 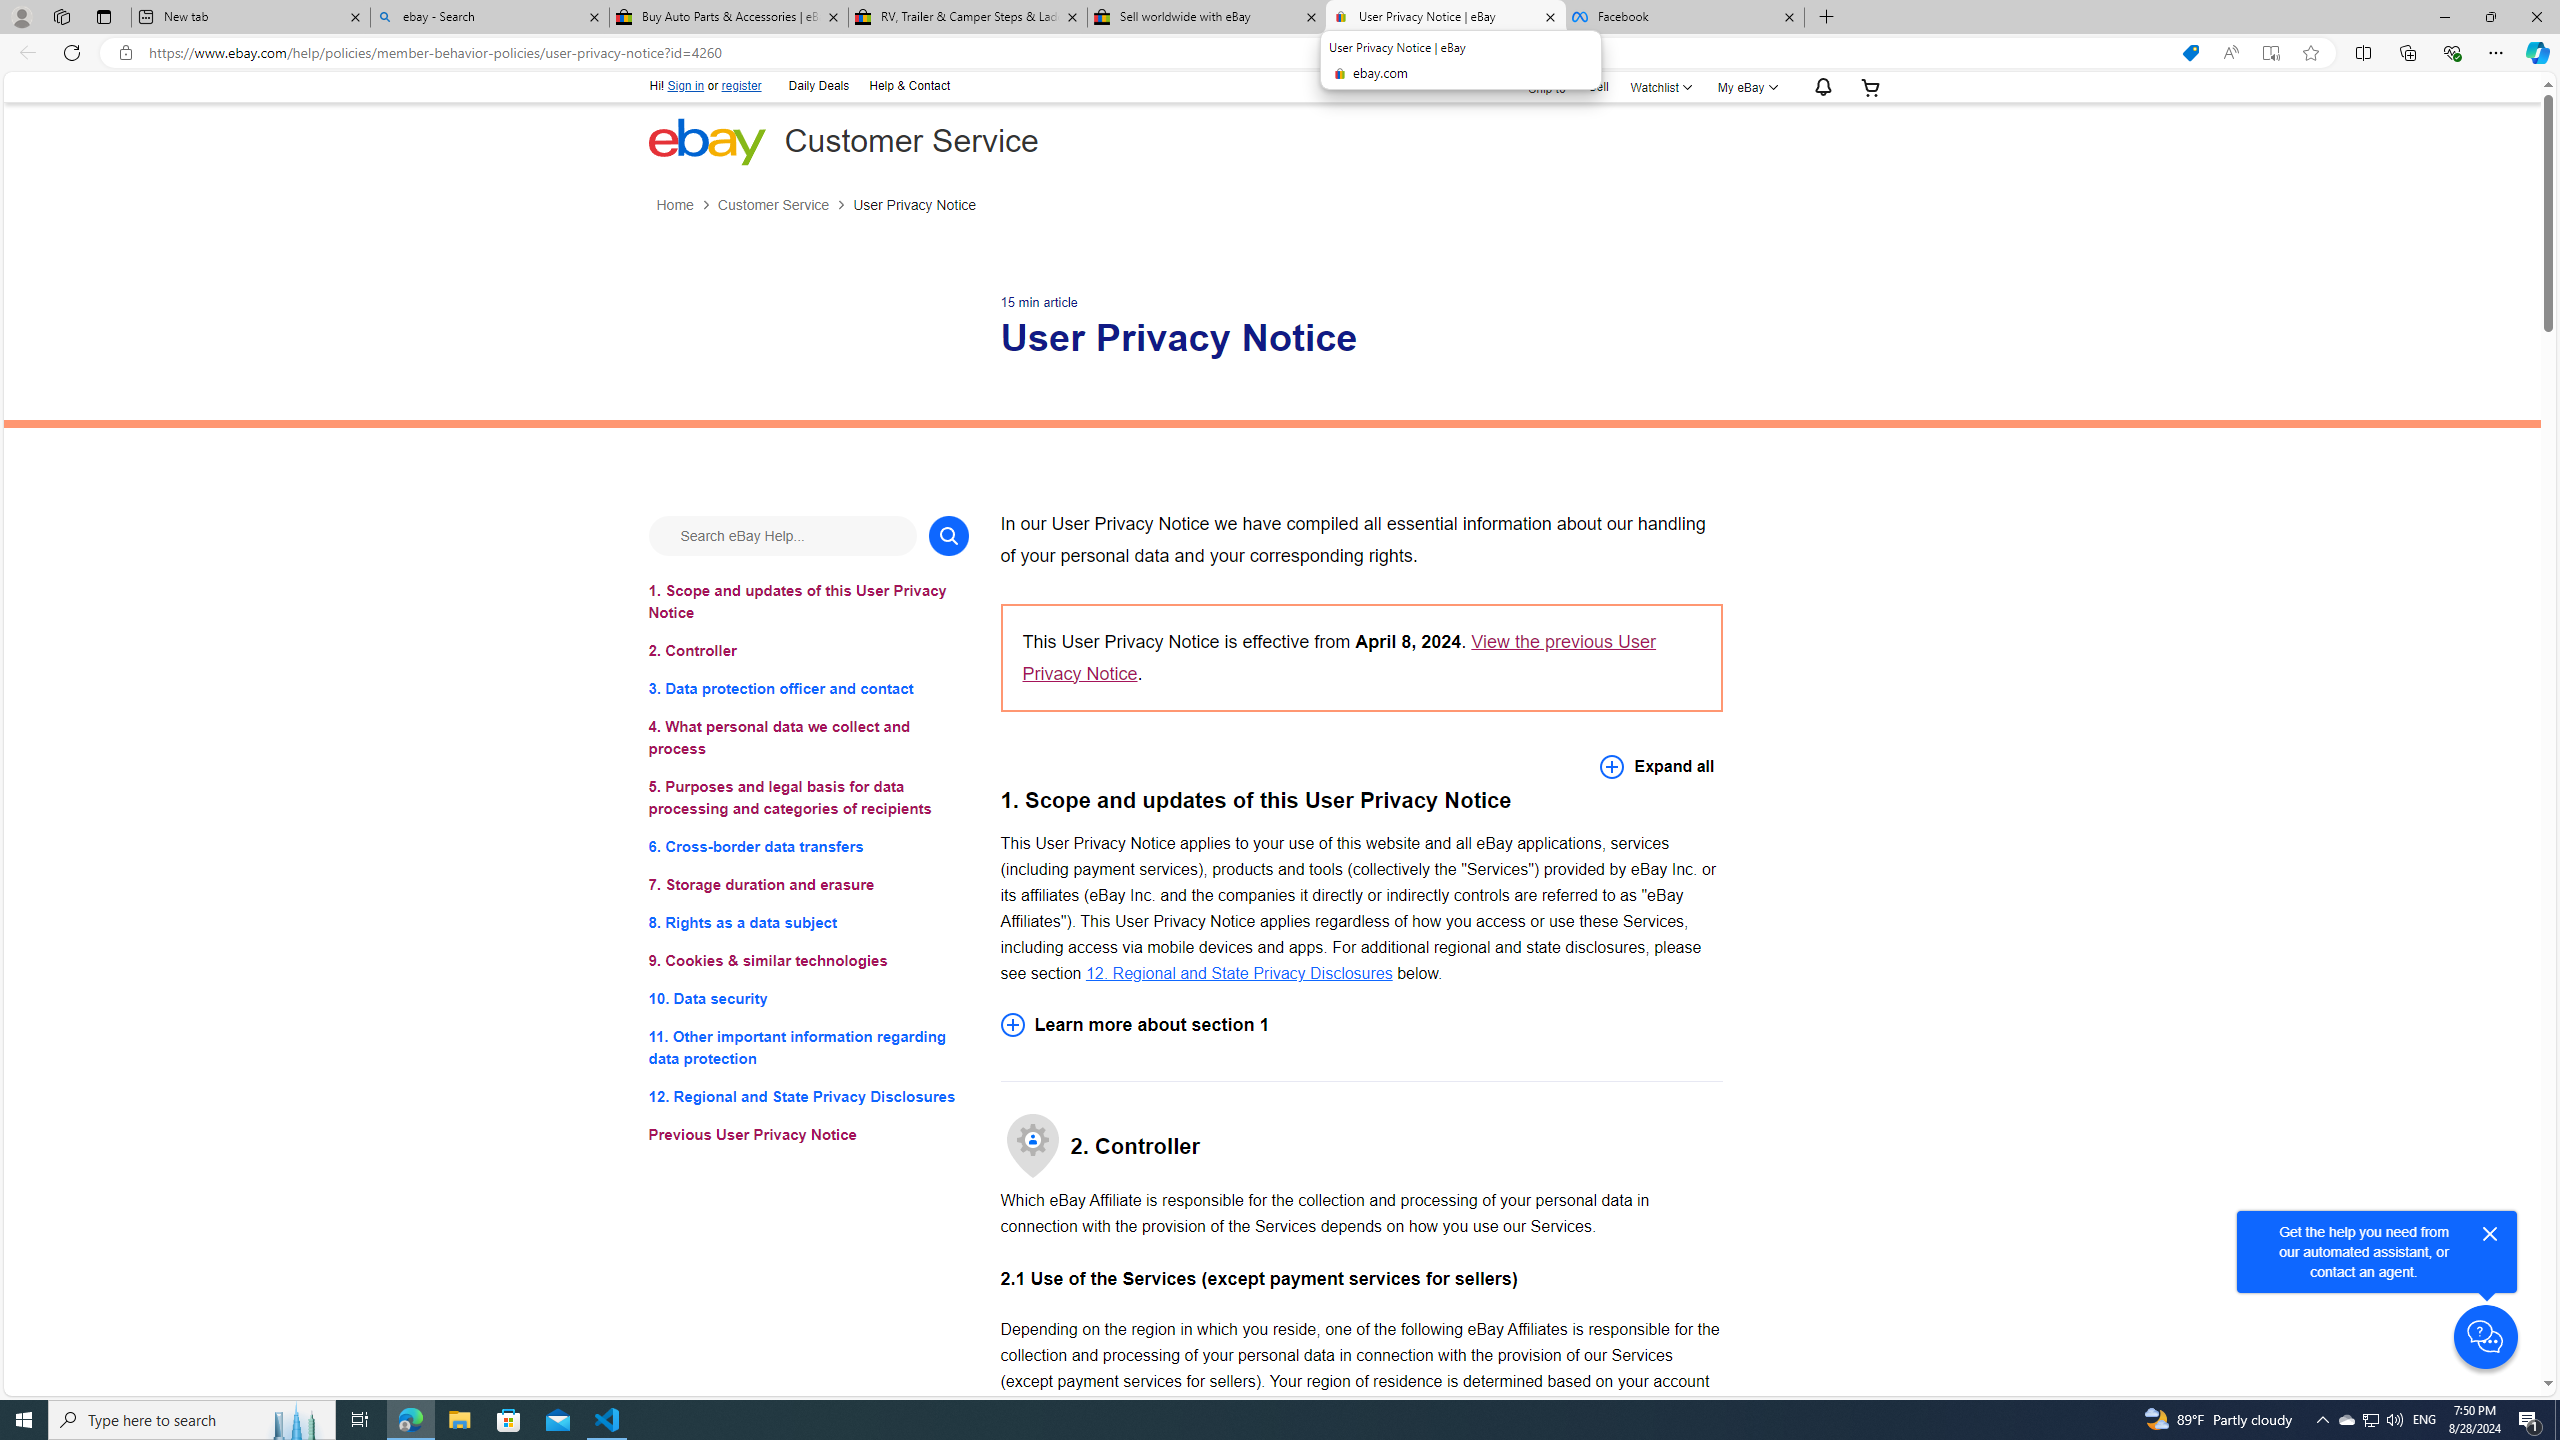 I want to click on '6. Cross-border data transfers', so click(x=807, y=846).